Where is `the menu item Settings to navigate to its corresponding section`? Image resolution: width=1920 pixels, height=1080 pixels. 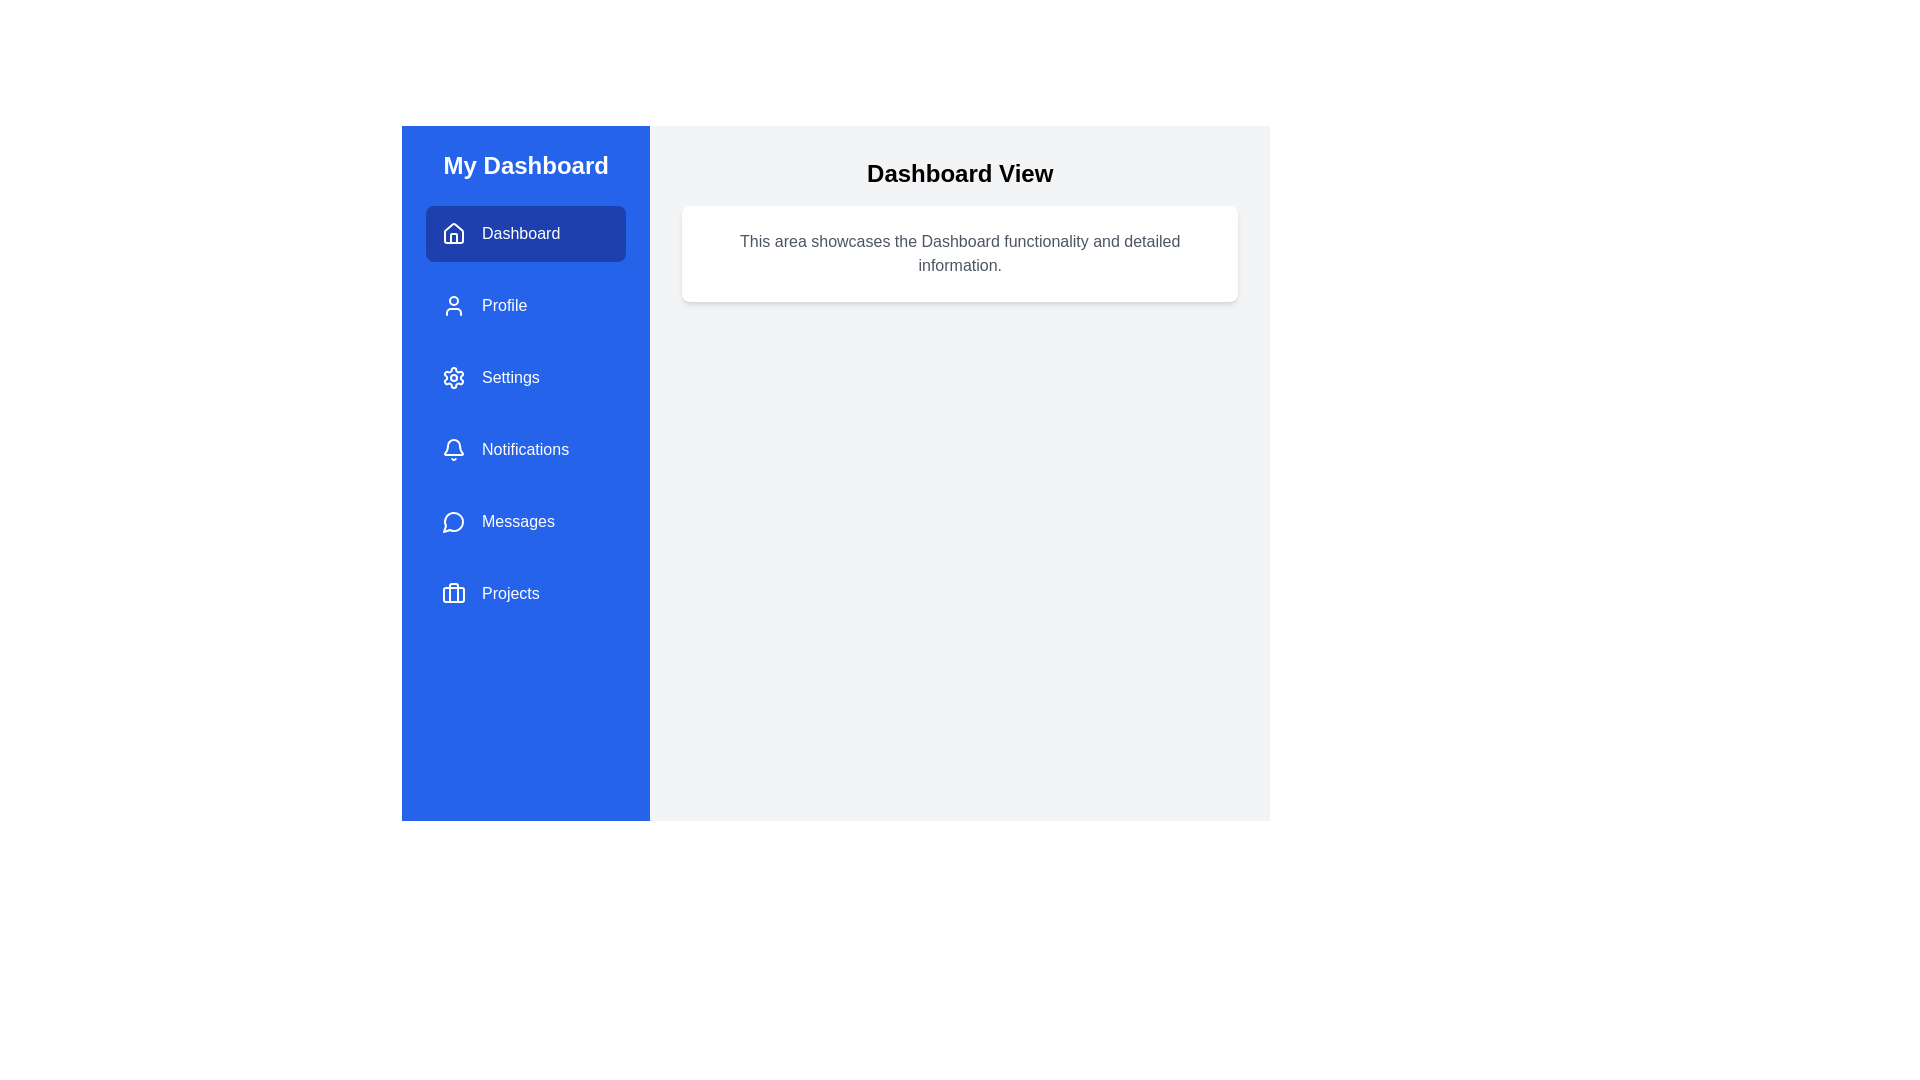
the menu item Settings to navigate to its corresponding section is located at coordinates (526, 378).